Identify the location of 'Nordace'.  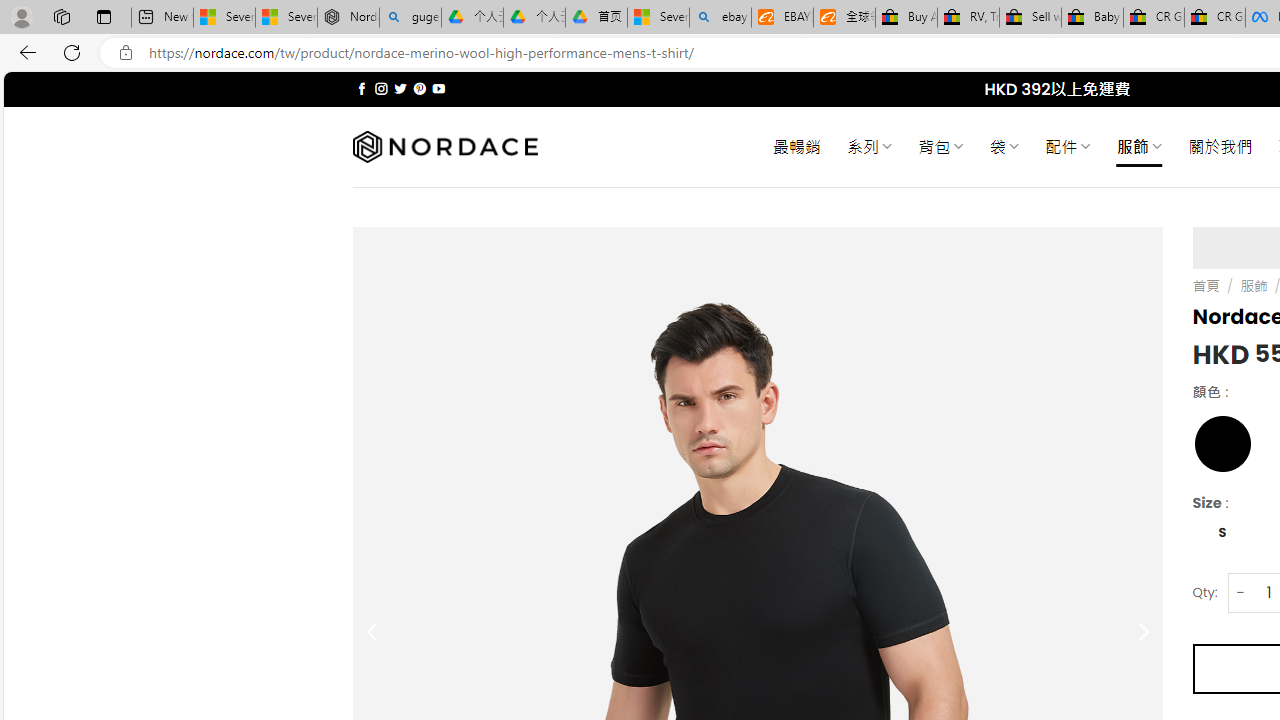
(443, 146).